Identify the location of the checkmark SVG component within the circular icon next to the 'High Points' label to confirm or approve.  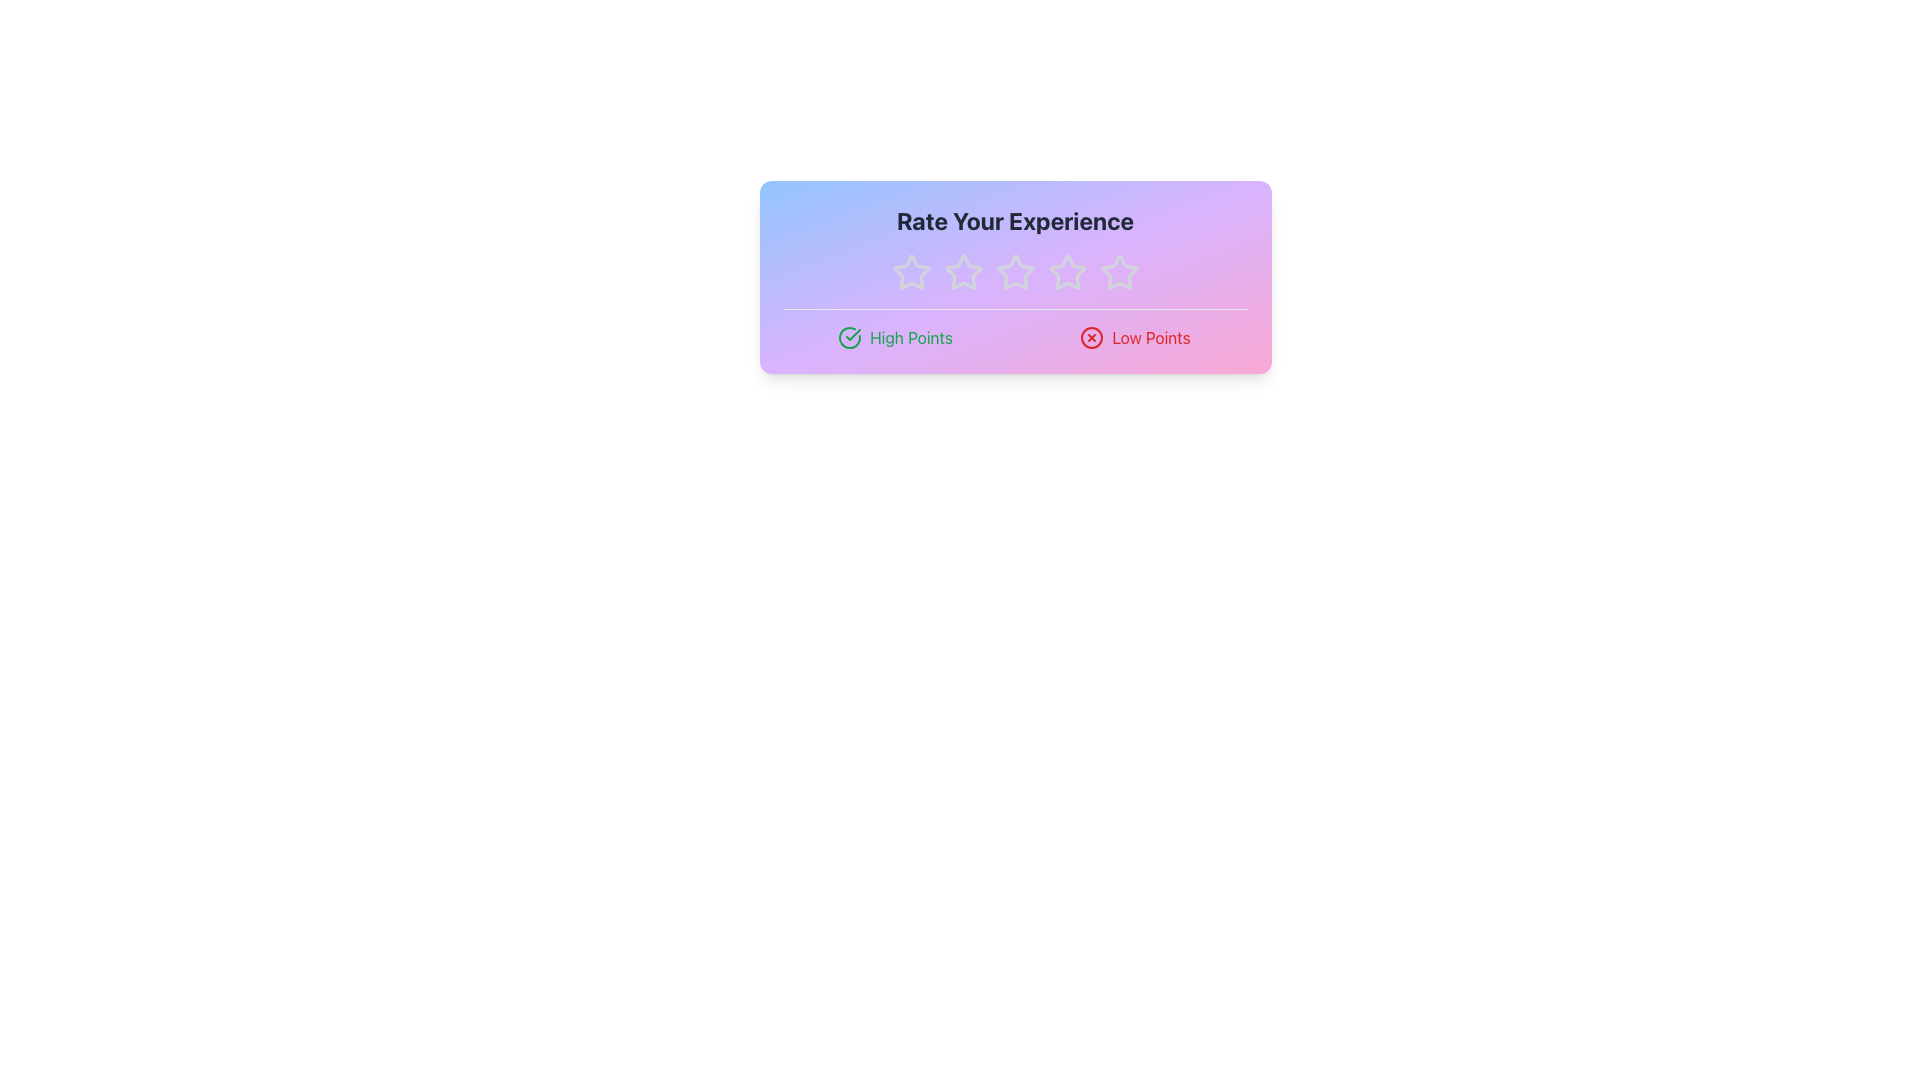
(853, 334).